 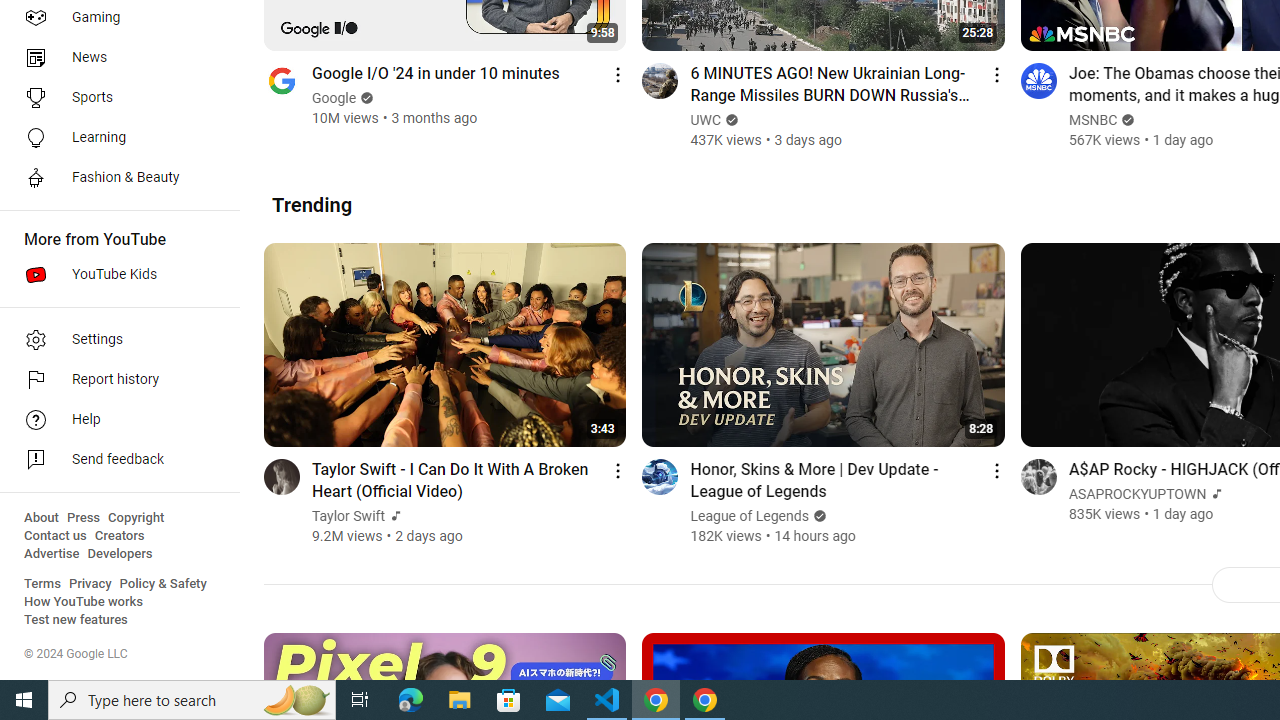 I want to click on 'About', so click(x=41, y=517).